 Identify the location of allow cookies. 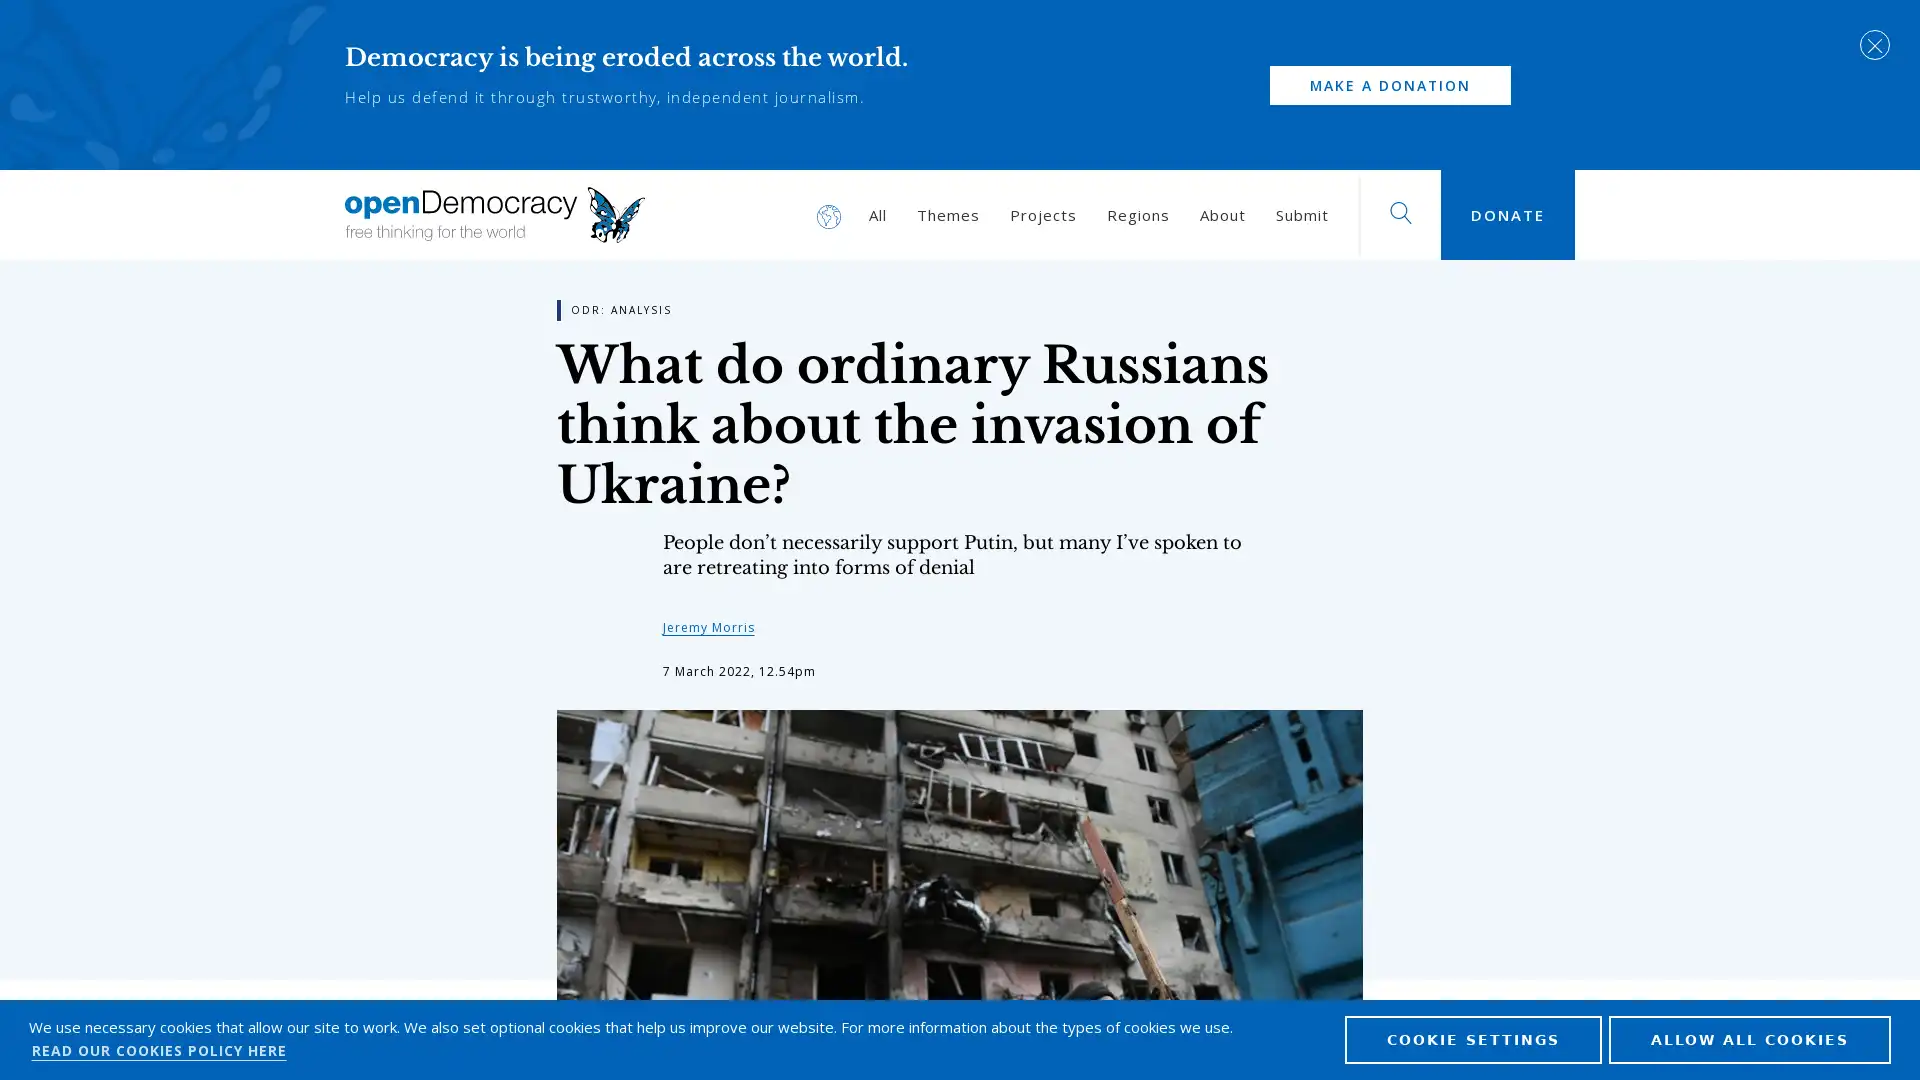
(1749, 1037).